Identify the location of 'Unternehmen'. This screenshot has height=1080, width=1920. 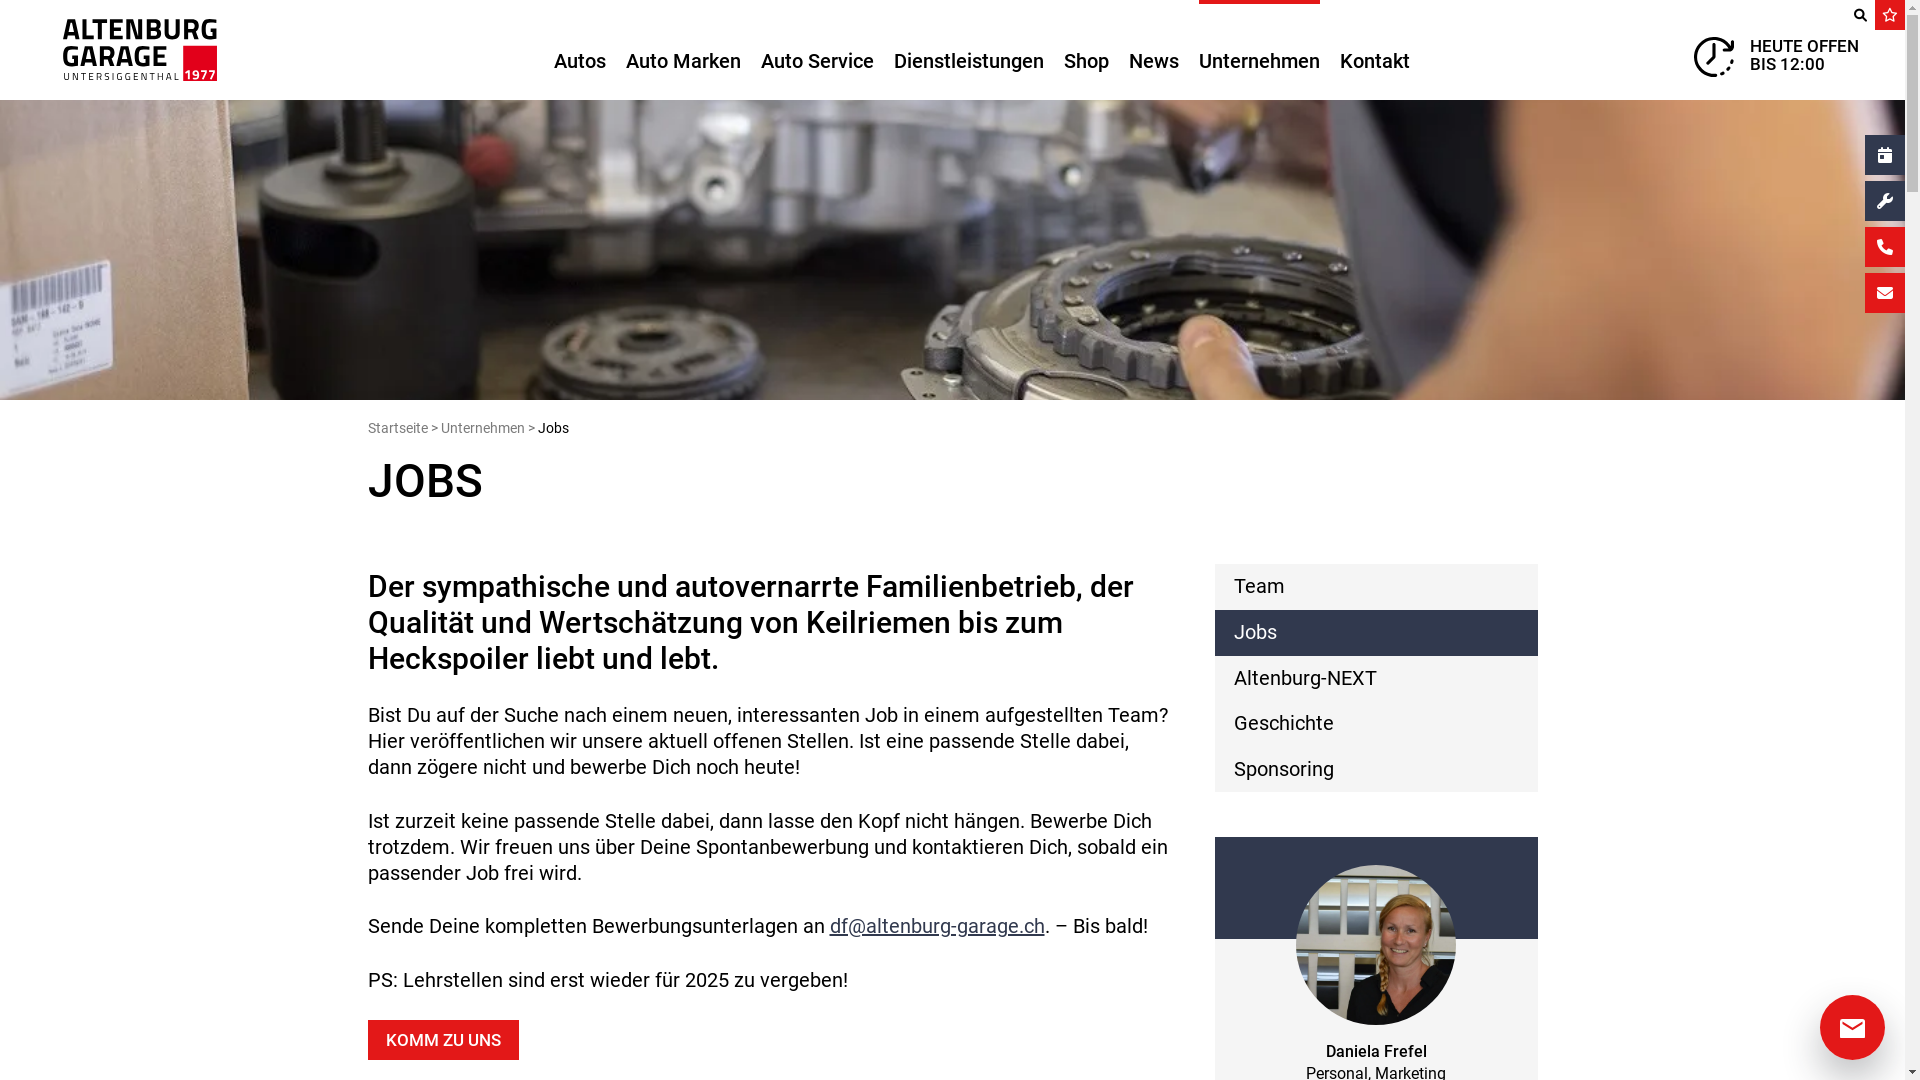
(481, 427).